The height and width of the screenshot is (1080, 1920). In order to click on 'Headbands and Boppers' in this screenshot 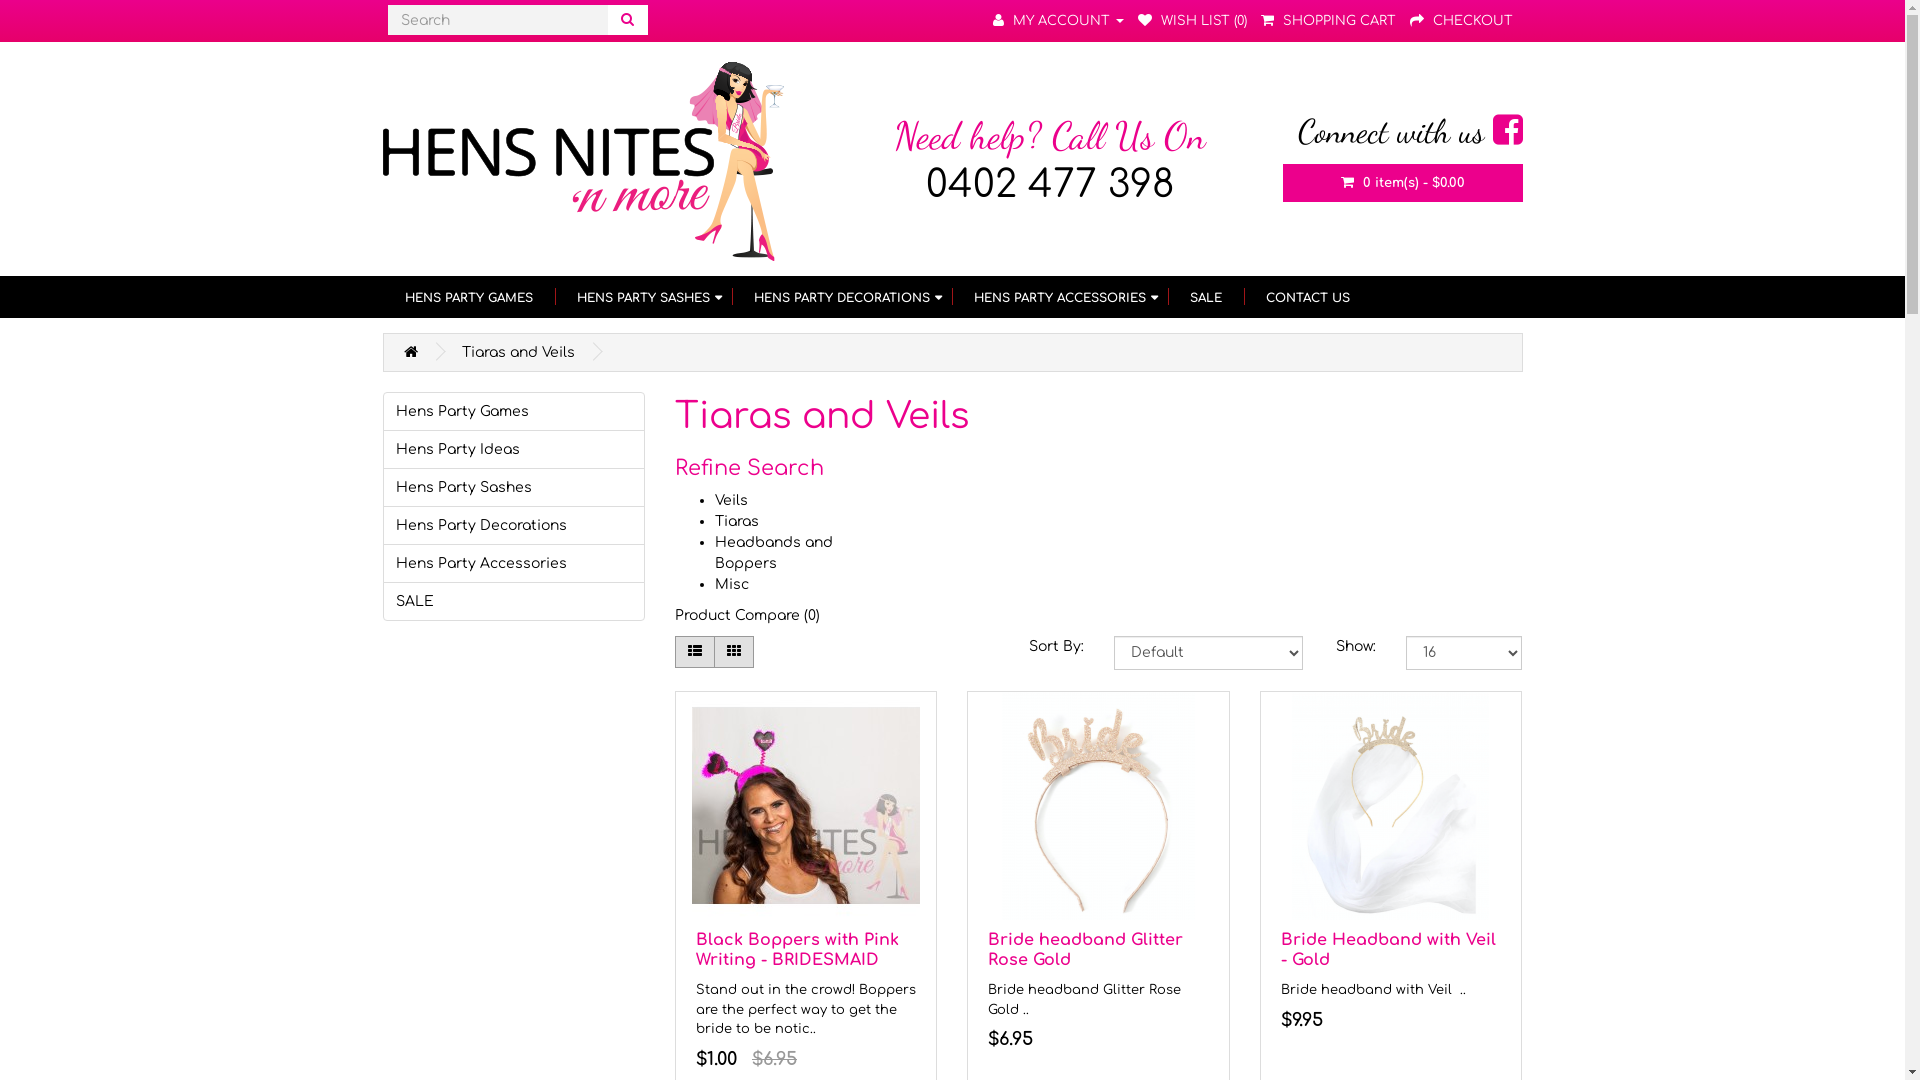, I will do `click(772, 552)`.